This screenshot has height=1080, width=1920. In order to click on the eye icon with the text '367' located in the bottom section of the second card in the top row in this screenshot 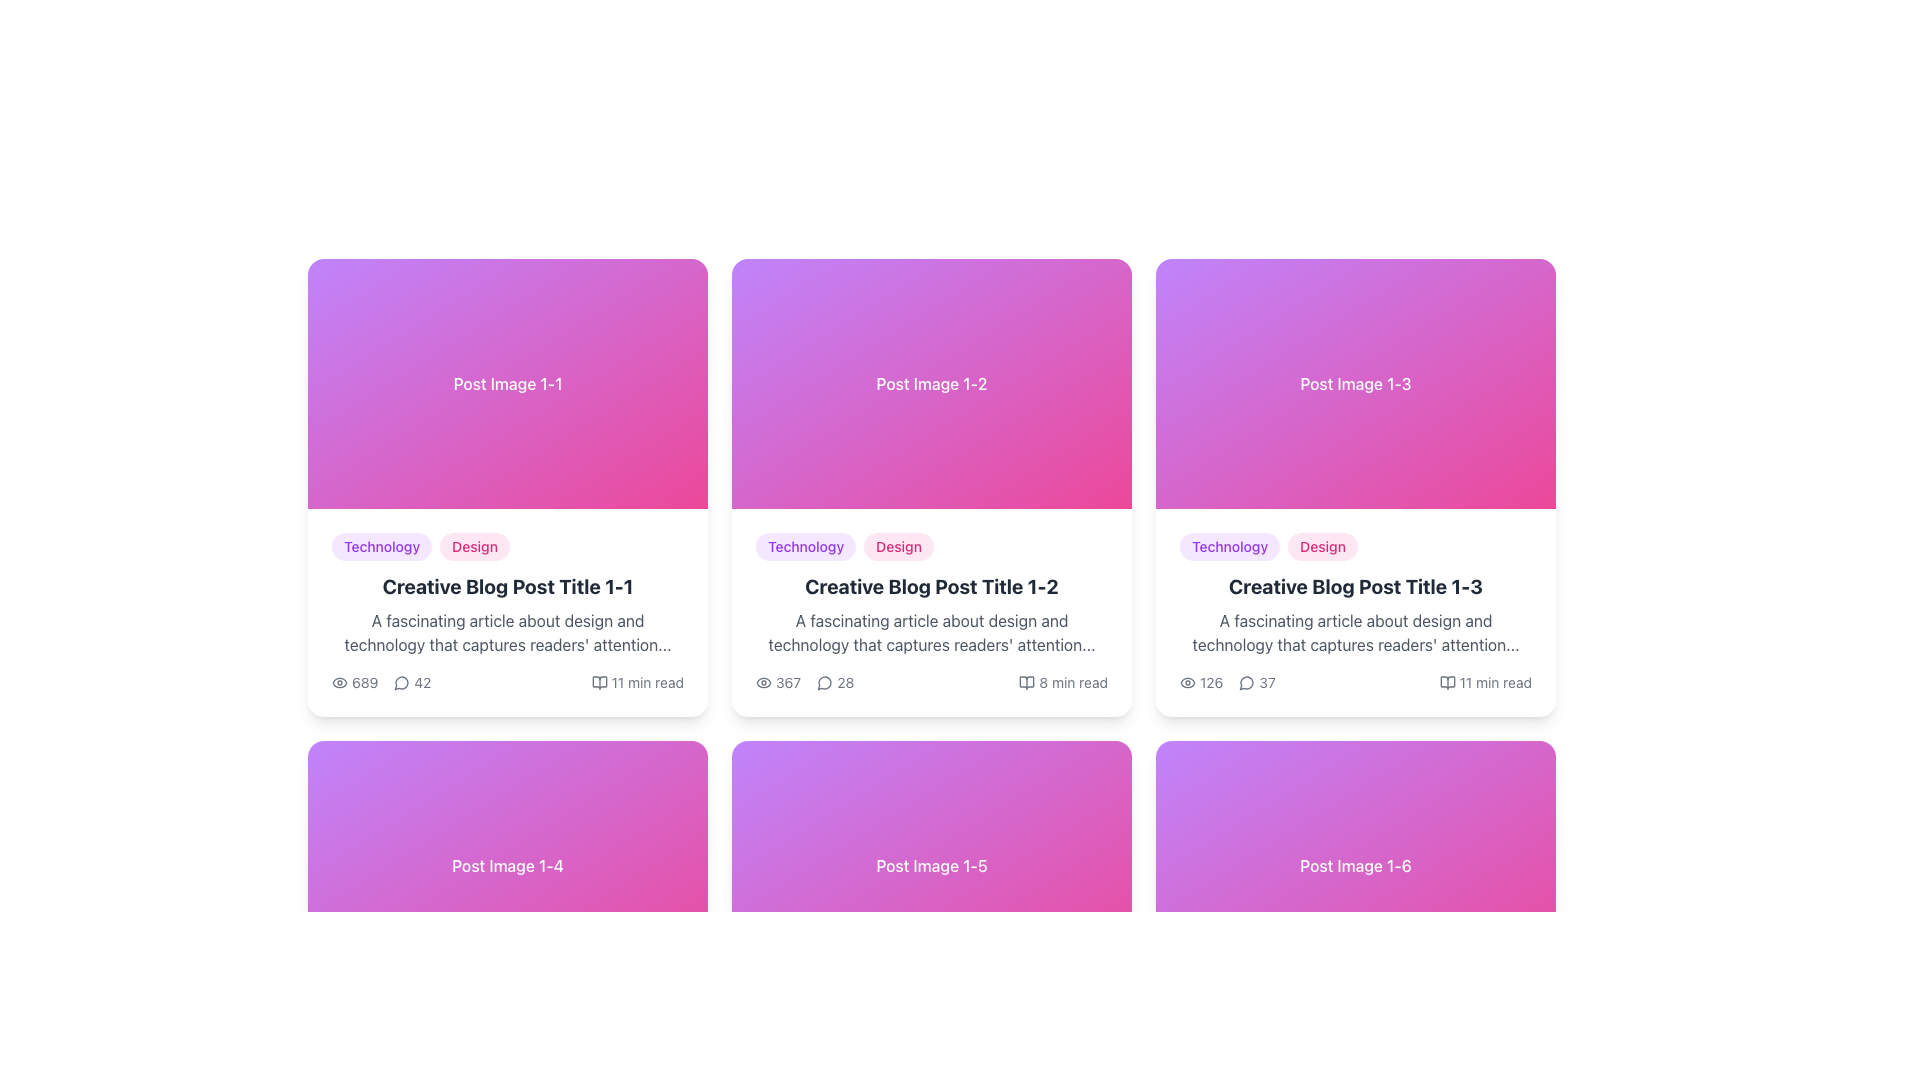, I will do `click(777, 681)`.